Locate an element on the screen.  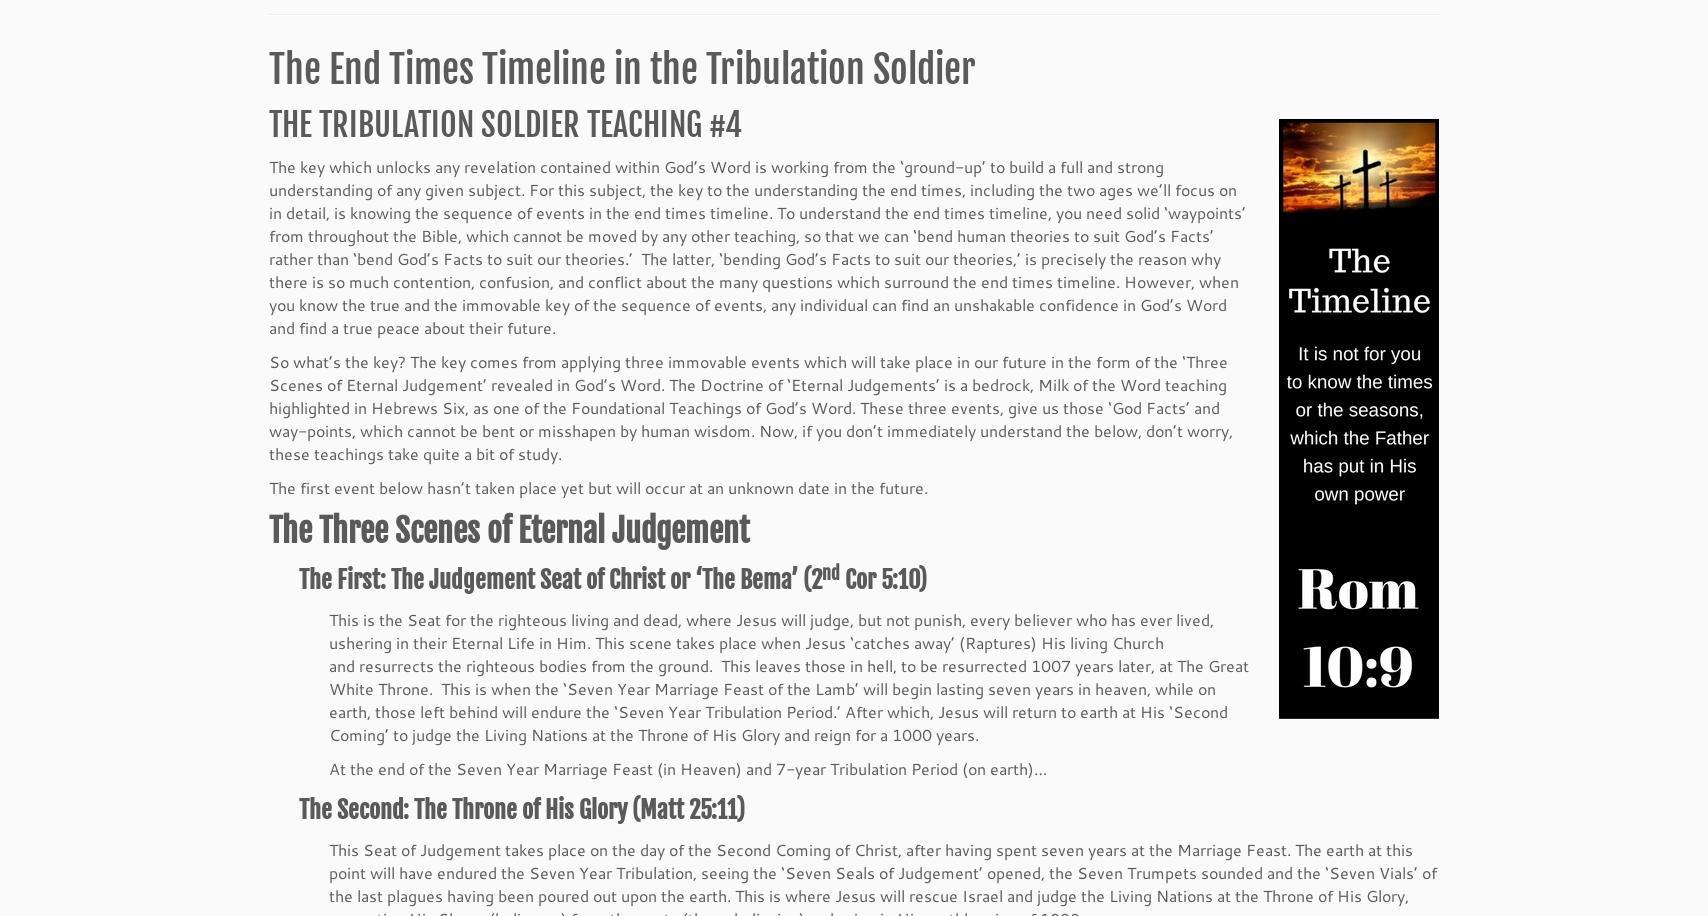
'So what’s the key? The key comes from applying three immovable events which will take place in our future in the form of the ‘Three Scenes of Eternal Judgement’ revealed in God’s Word. The Doctrine of ‘Eternal Judgements’ is a bedrock, Milk of the Word teaching highlighted in Hebrews Six, as one of the Foundational Teachings of God’s Word. These three events, give us those ‘God Facts’ and way-points, which cannot be bent or misshapen by human wisdom. Now, if you don’t immediately understand the below, don’t worry, these teachings take quite a bit of study.' is located at coordinates (751, 408).